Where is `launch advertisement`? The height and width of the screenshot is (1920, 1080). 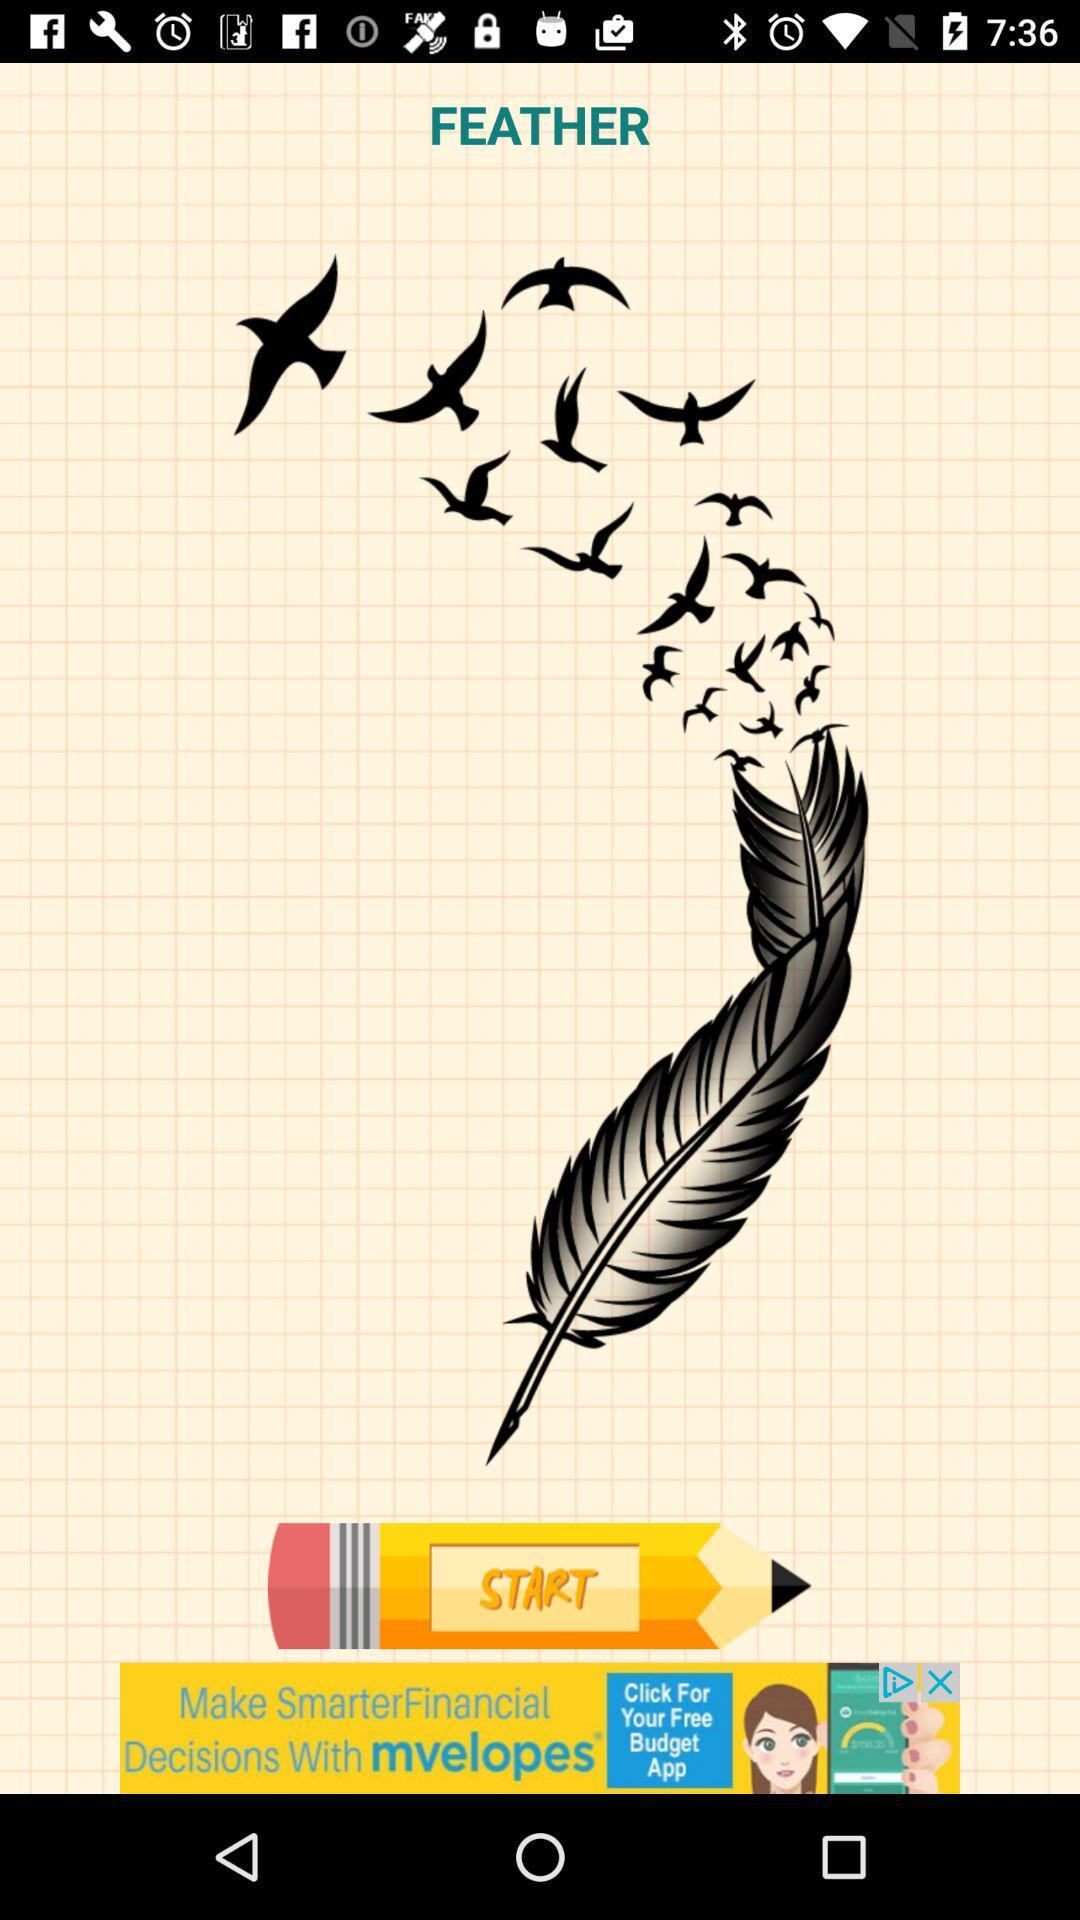 launch advertisement is located at coordinates (540, 1727).